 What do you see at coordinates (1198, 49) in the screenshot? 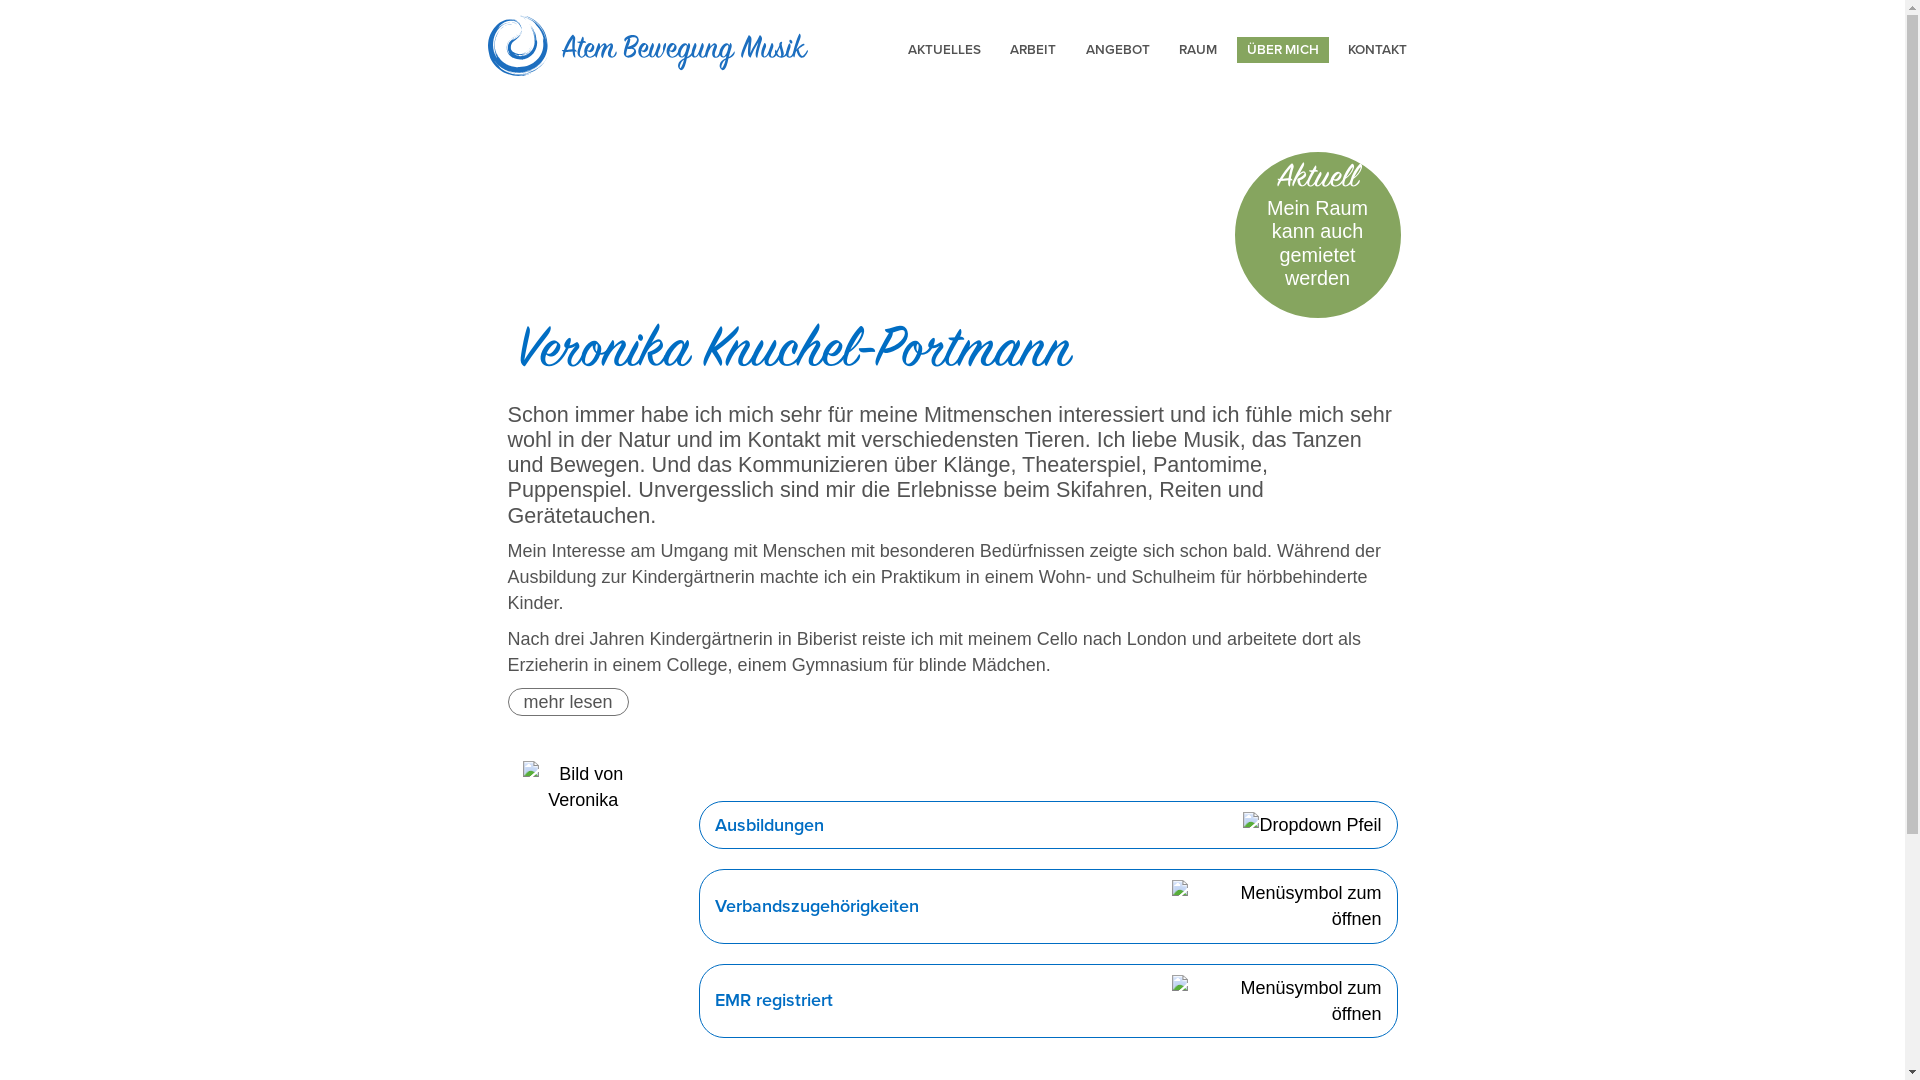
I see `'RAUM'` at bounding box center [1198, 49].